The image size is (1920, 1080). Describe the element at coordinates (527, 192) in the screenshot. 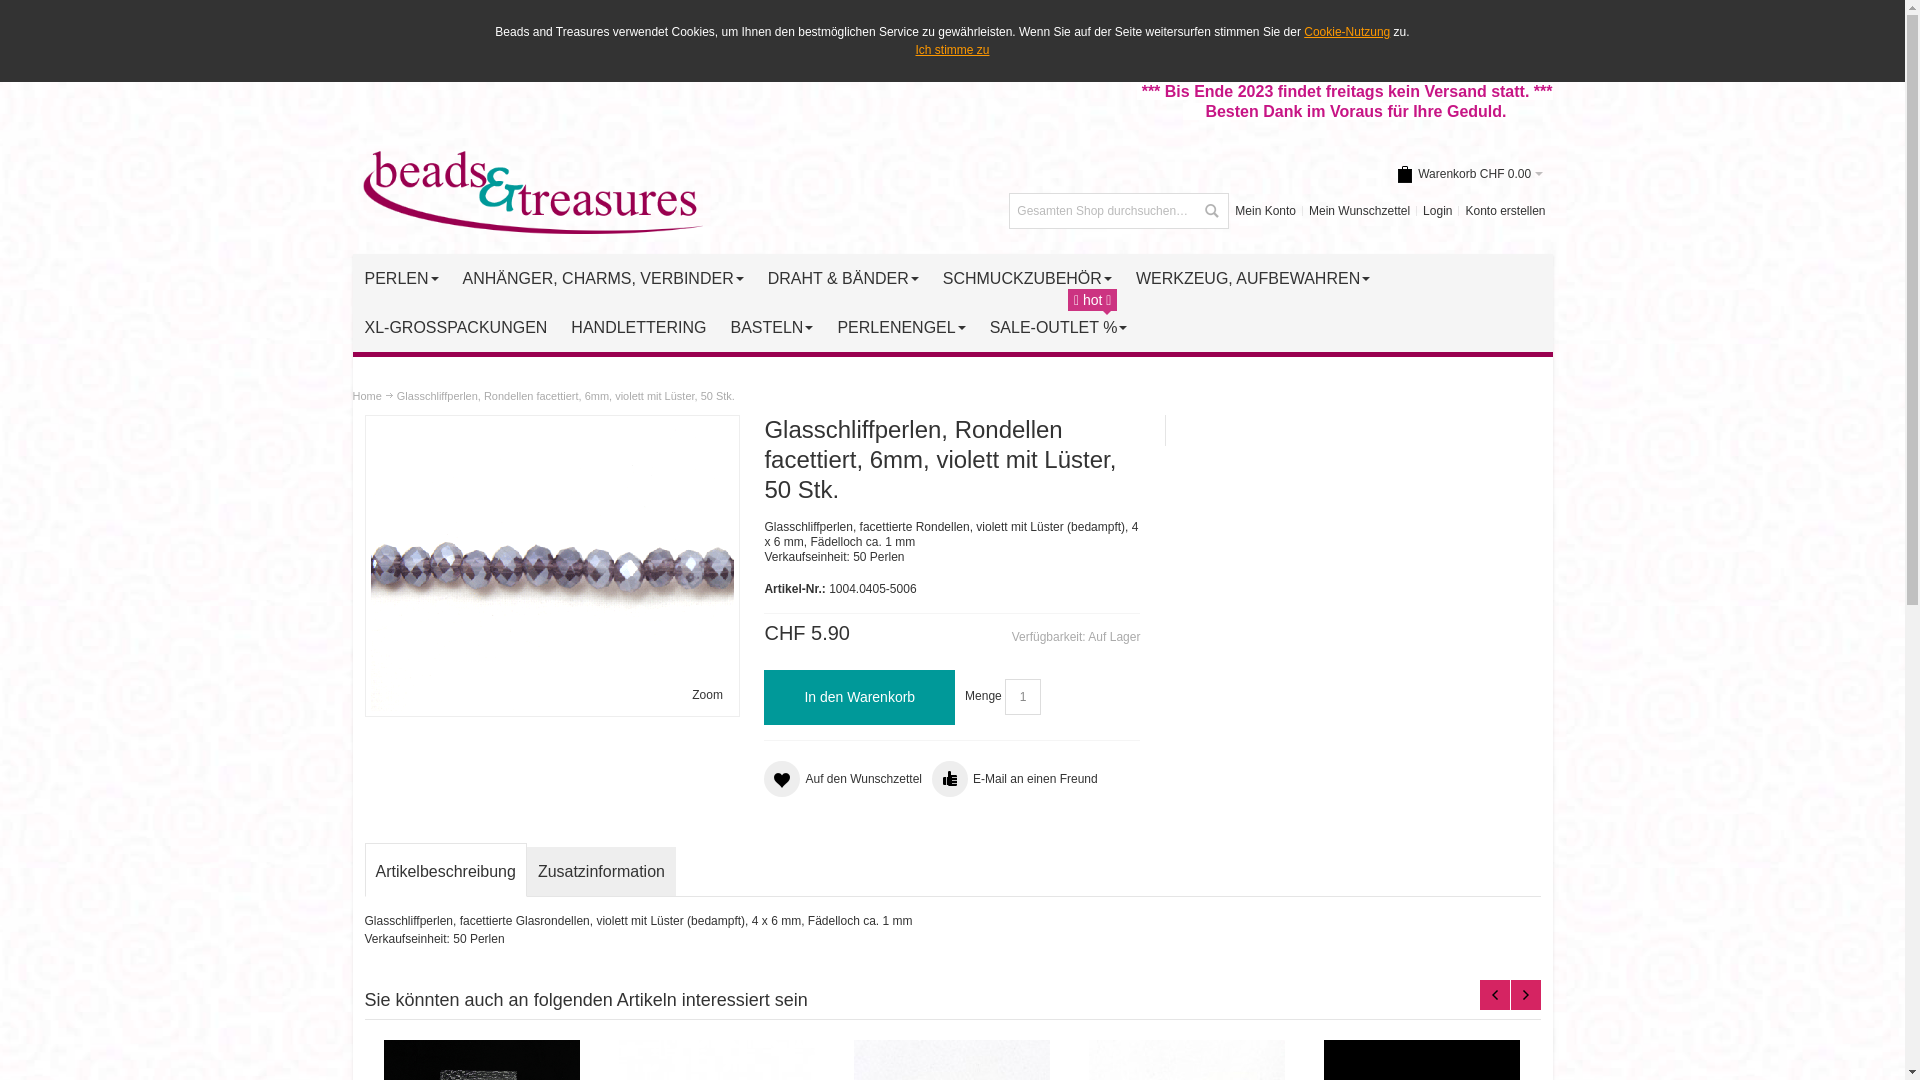

I see `'Schweizer Perlen Online Shop - BeadsAndTreasures.ch'` at that location.